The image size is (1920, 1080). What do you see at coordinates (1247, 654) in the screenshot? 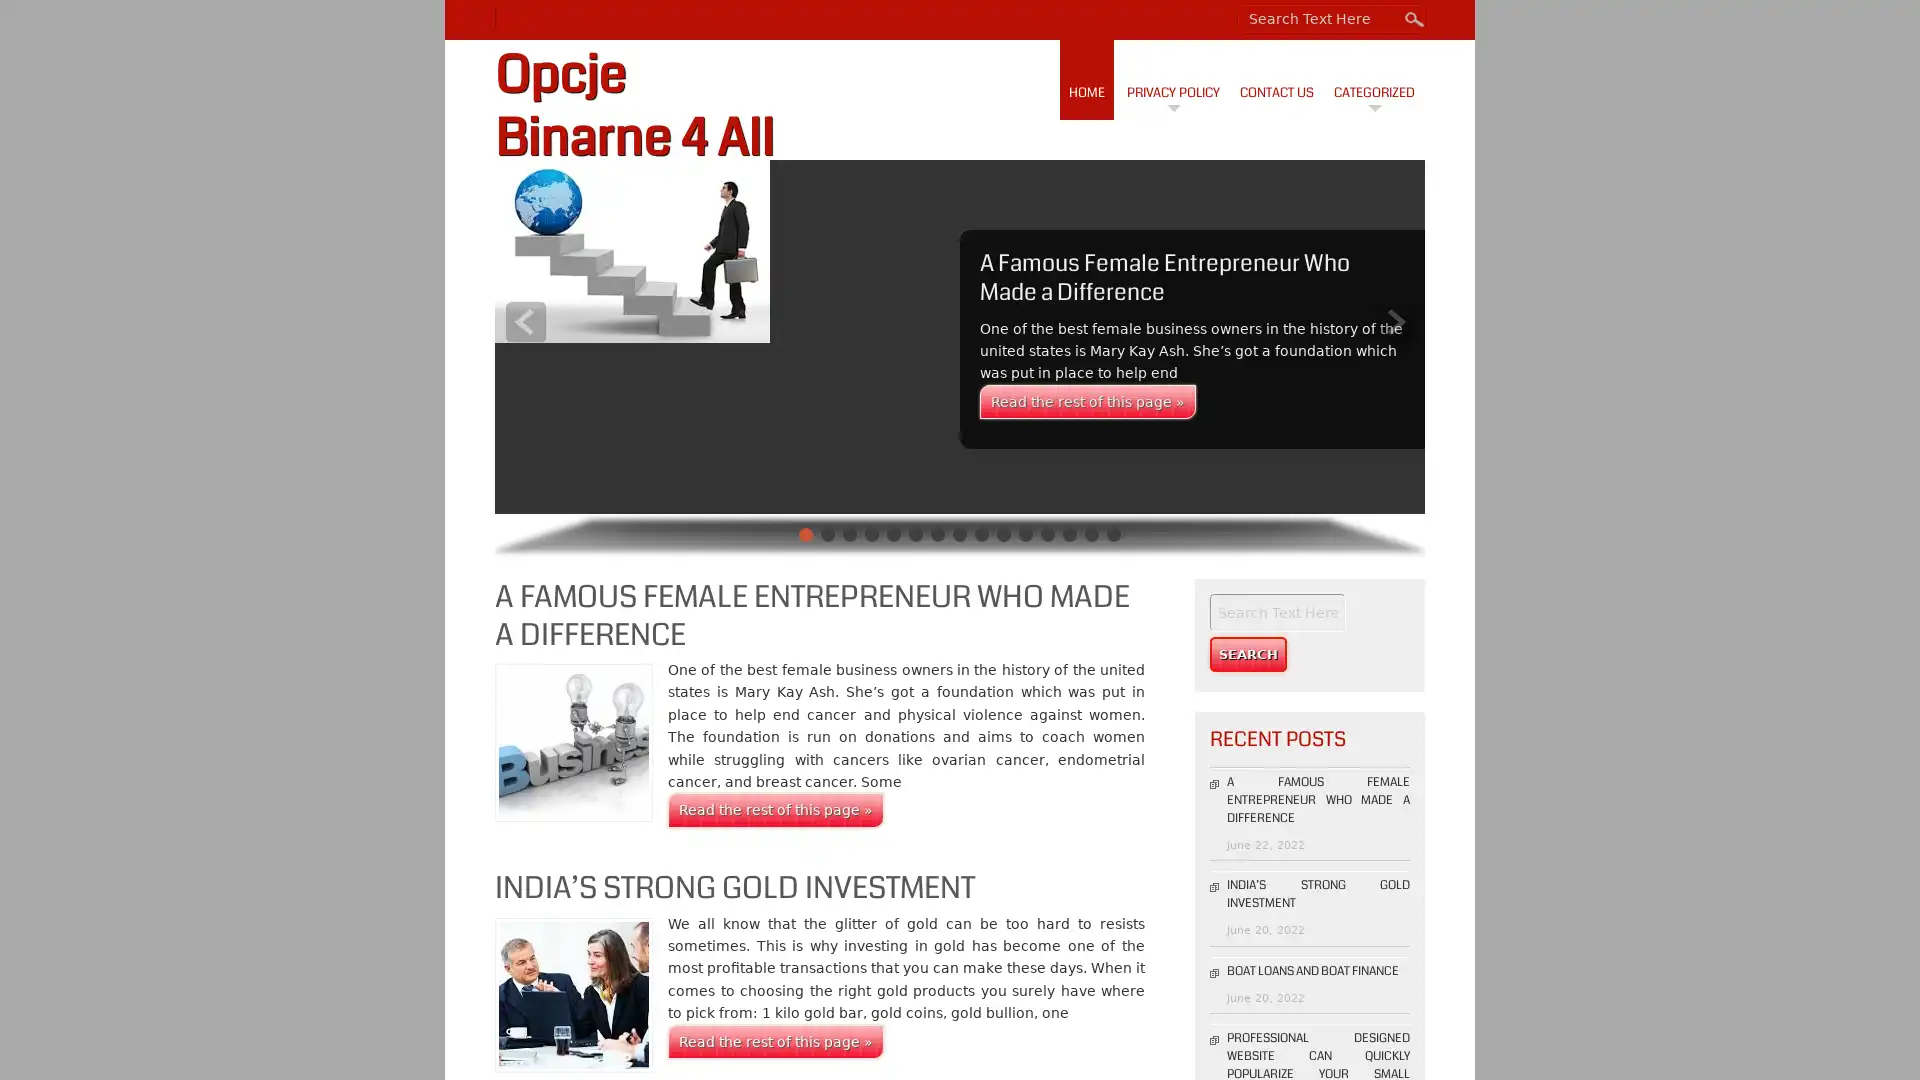
I see `Search` at bounding box center [1247, 654].